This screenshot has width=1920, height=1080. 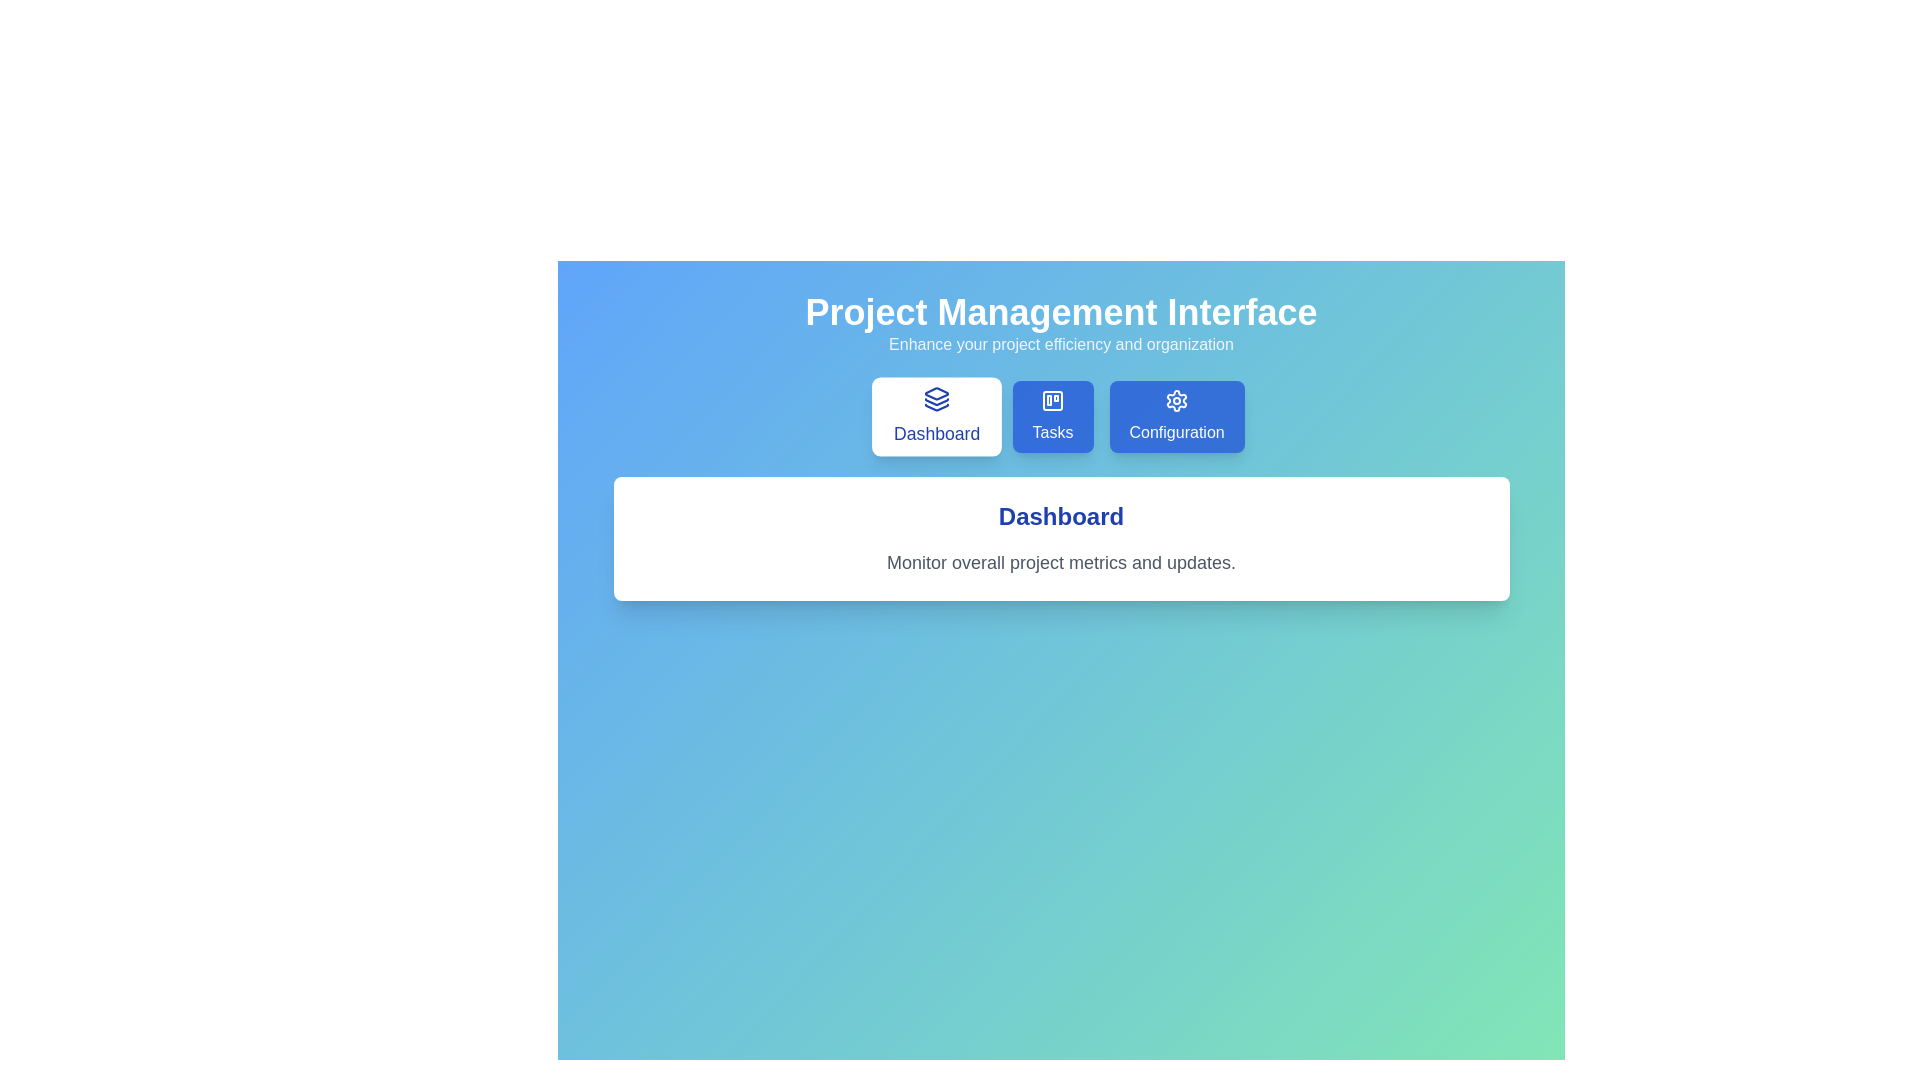 I want to click on the tab labeled Dashboard, so click(x=936, y=415).